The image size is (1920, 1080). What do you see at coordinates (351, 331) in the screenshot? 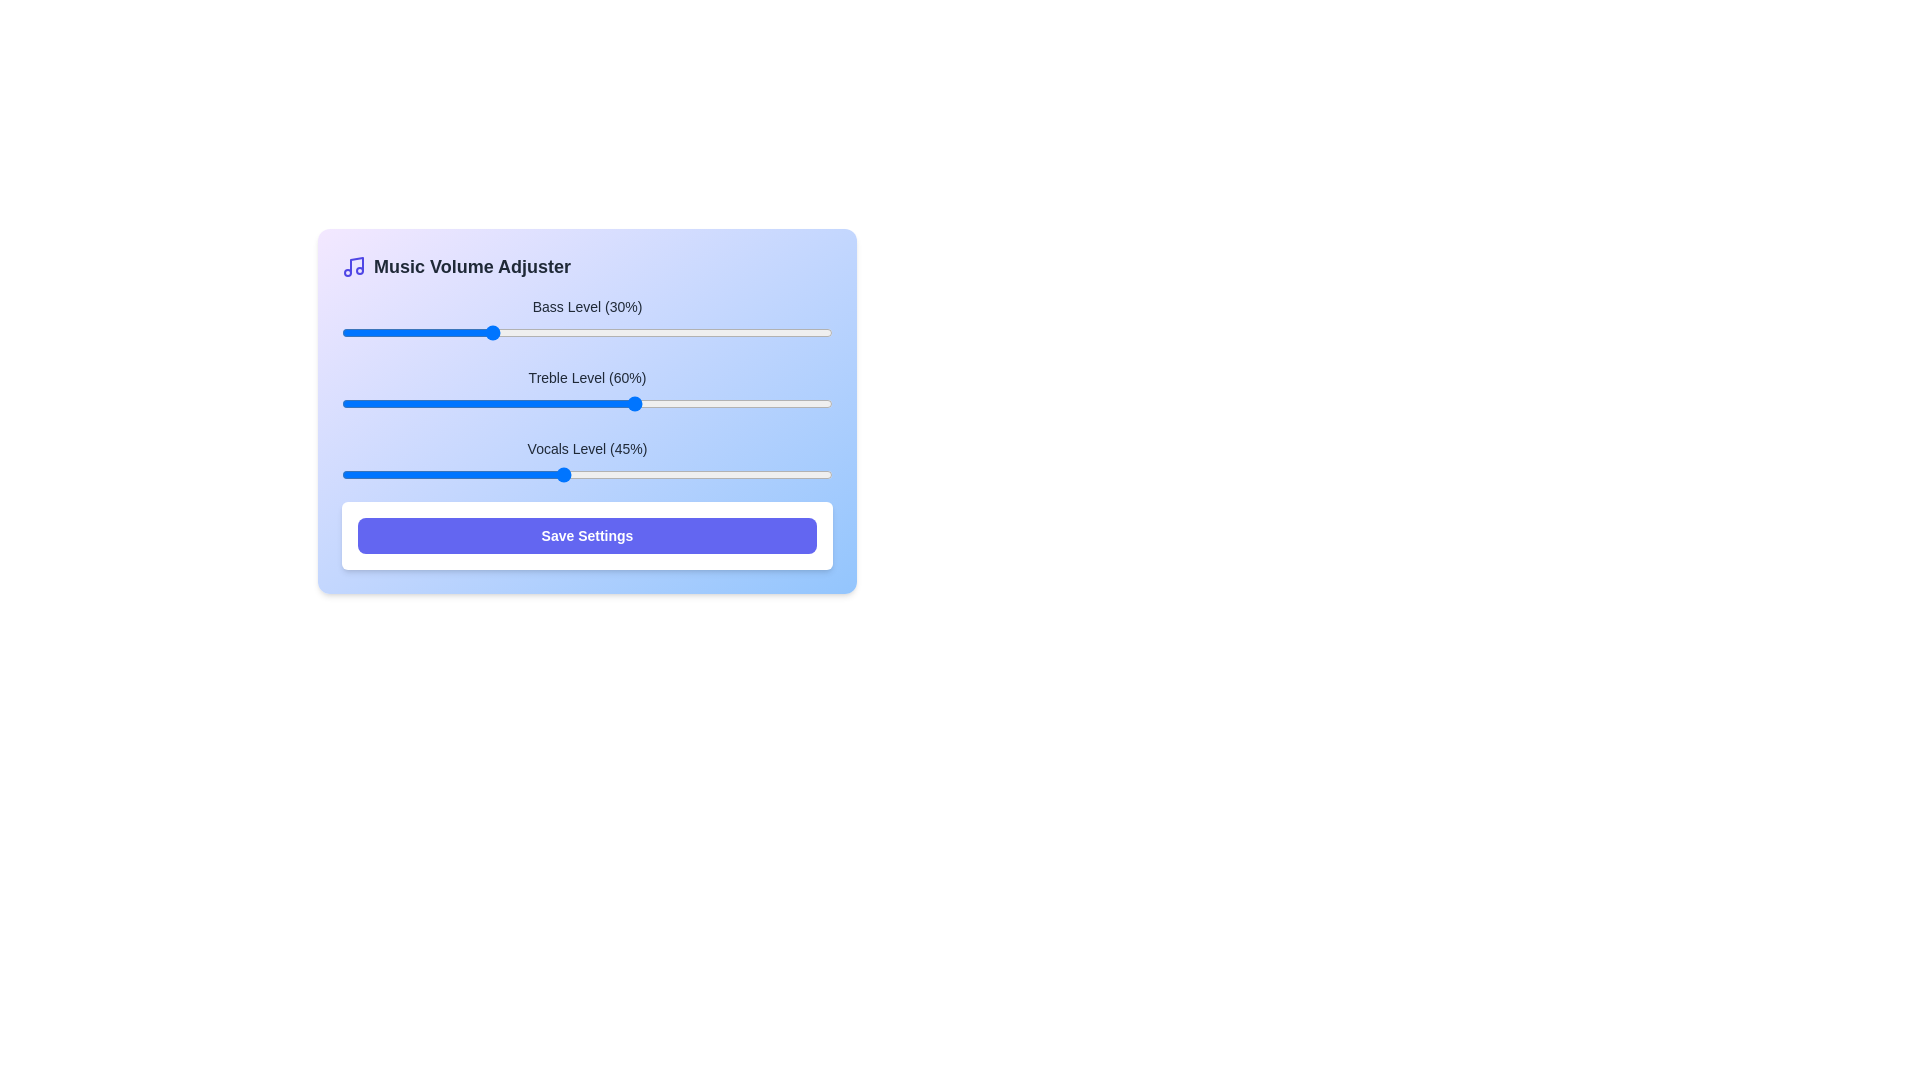
I see `the bass level` at bounding box center [351, 331].